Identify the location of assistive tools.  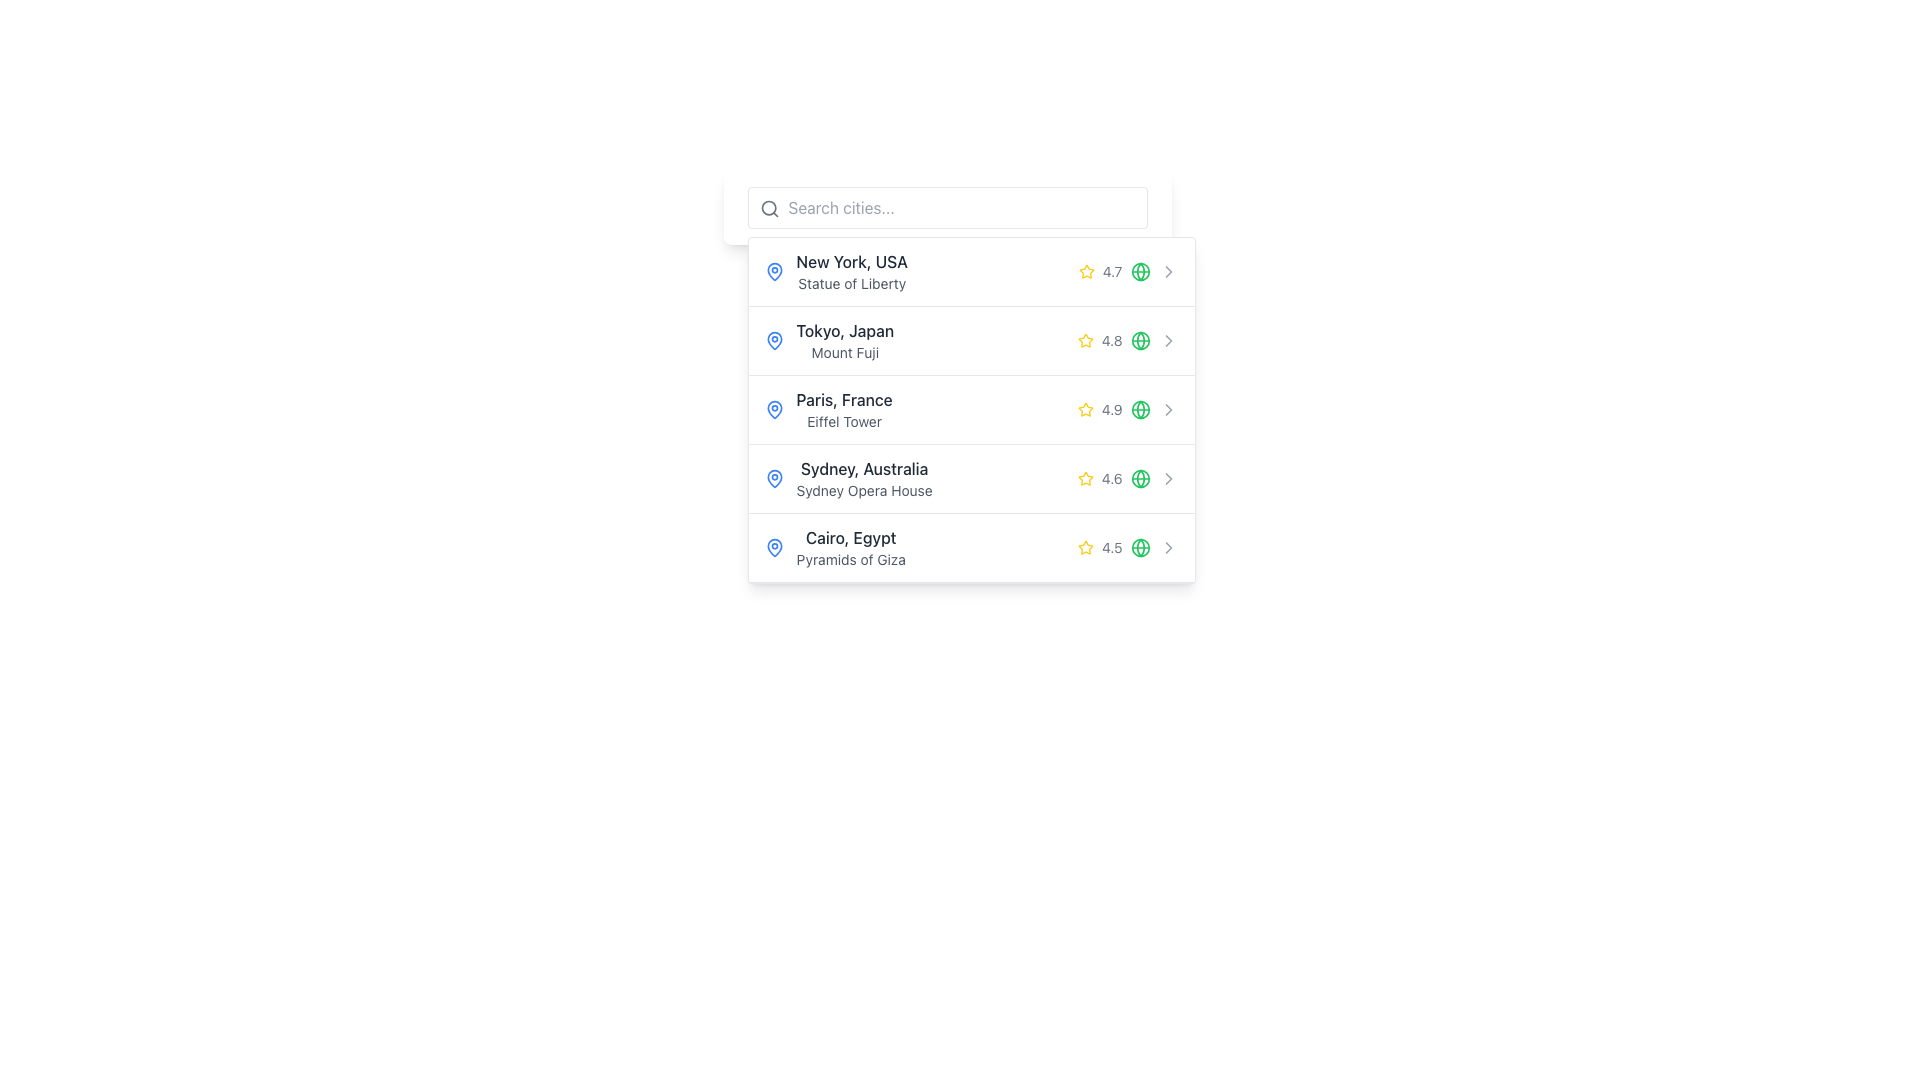
(844, 330).